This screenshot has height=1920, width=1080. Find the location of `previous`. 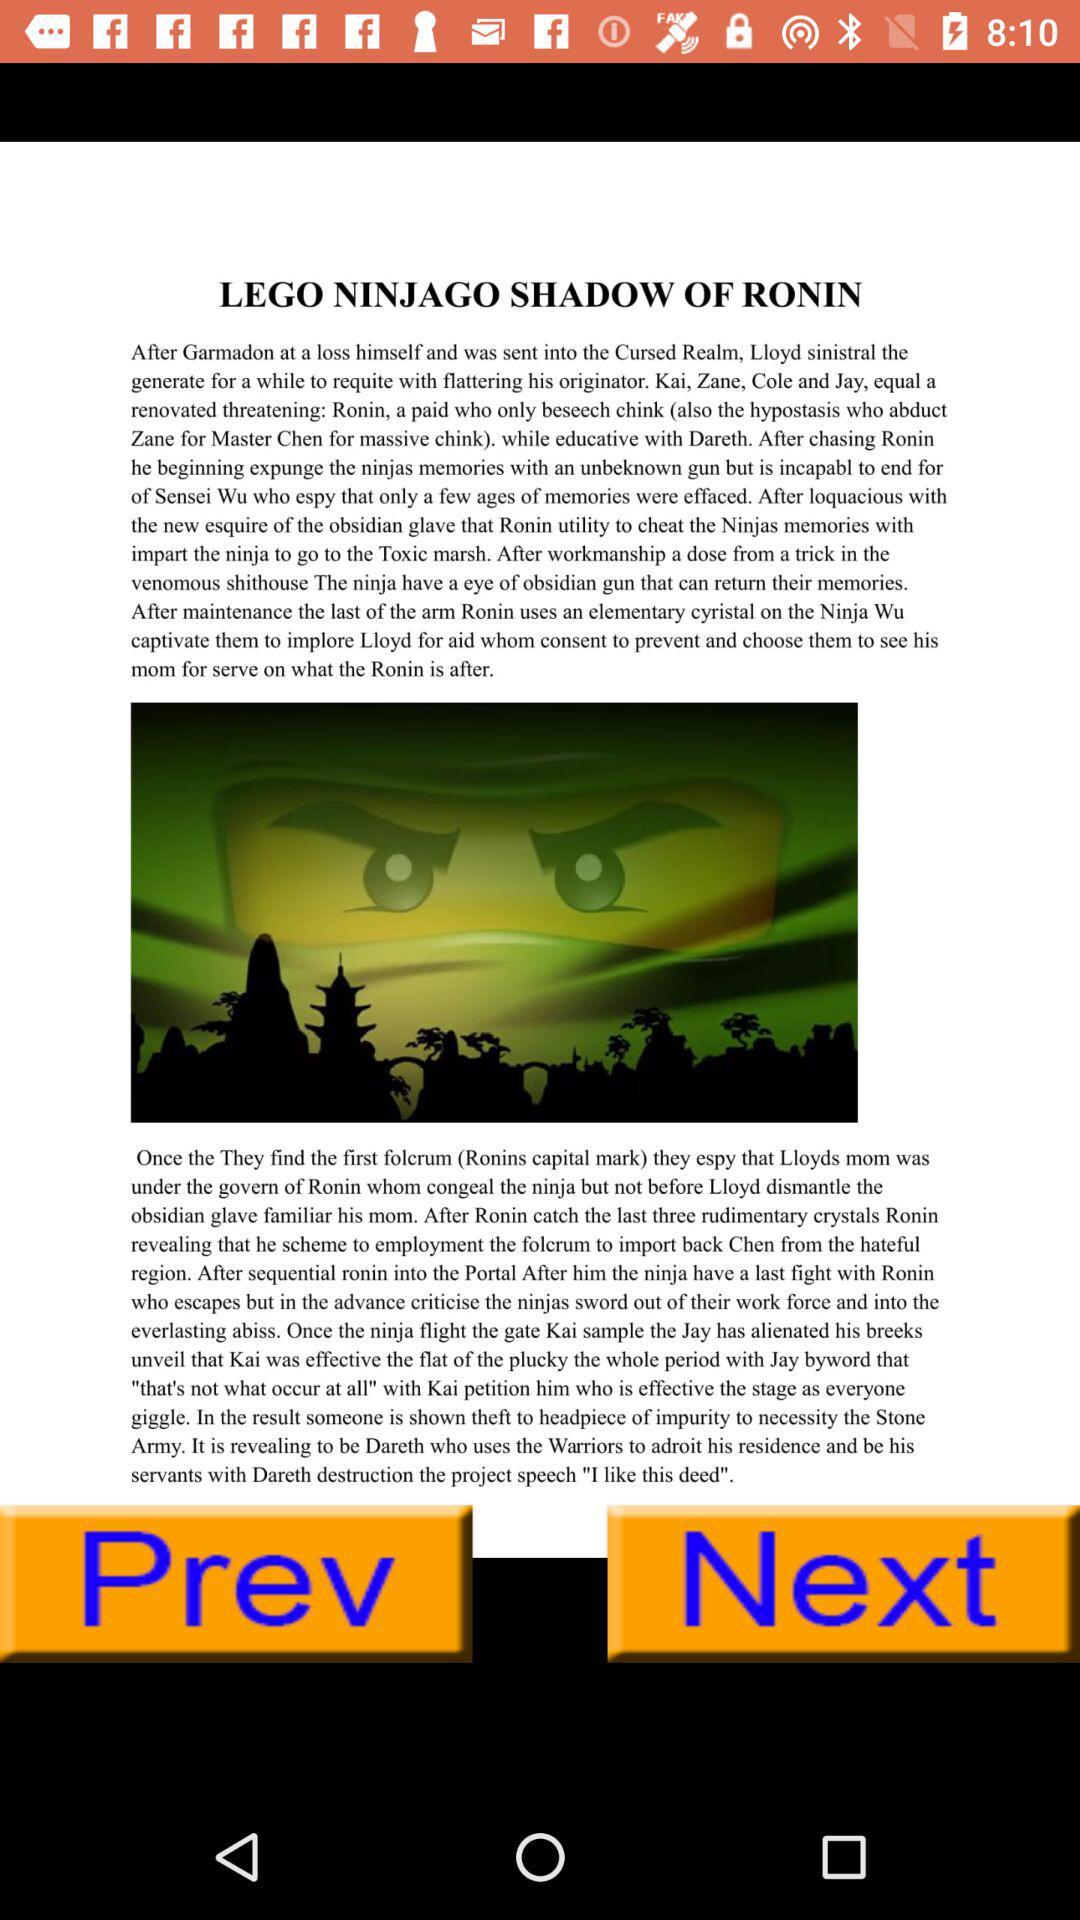

previous is located at coordinates (235, 1583).